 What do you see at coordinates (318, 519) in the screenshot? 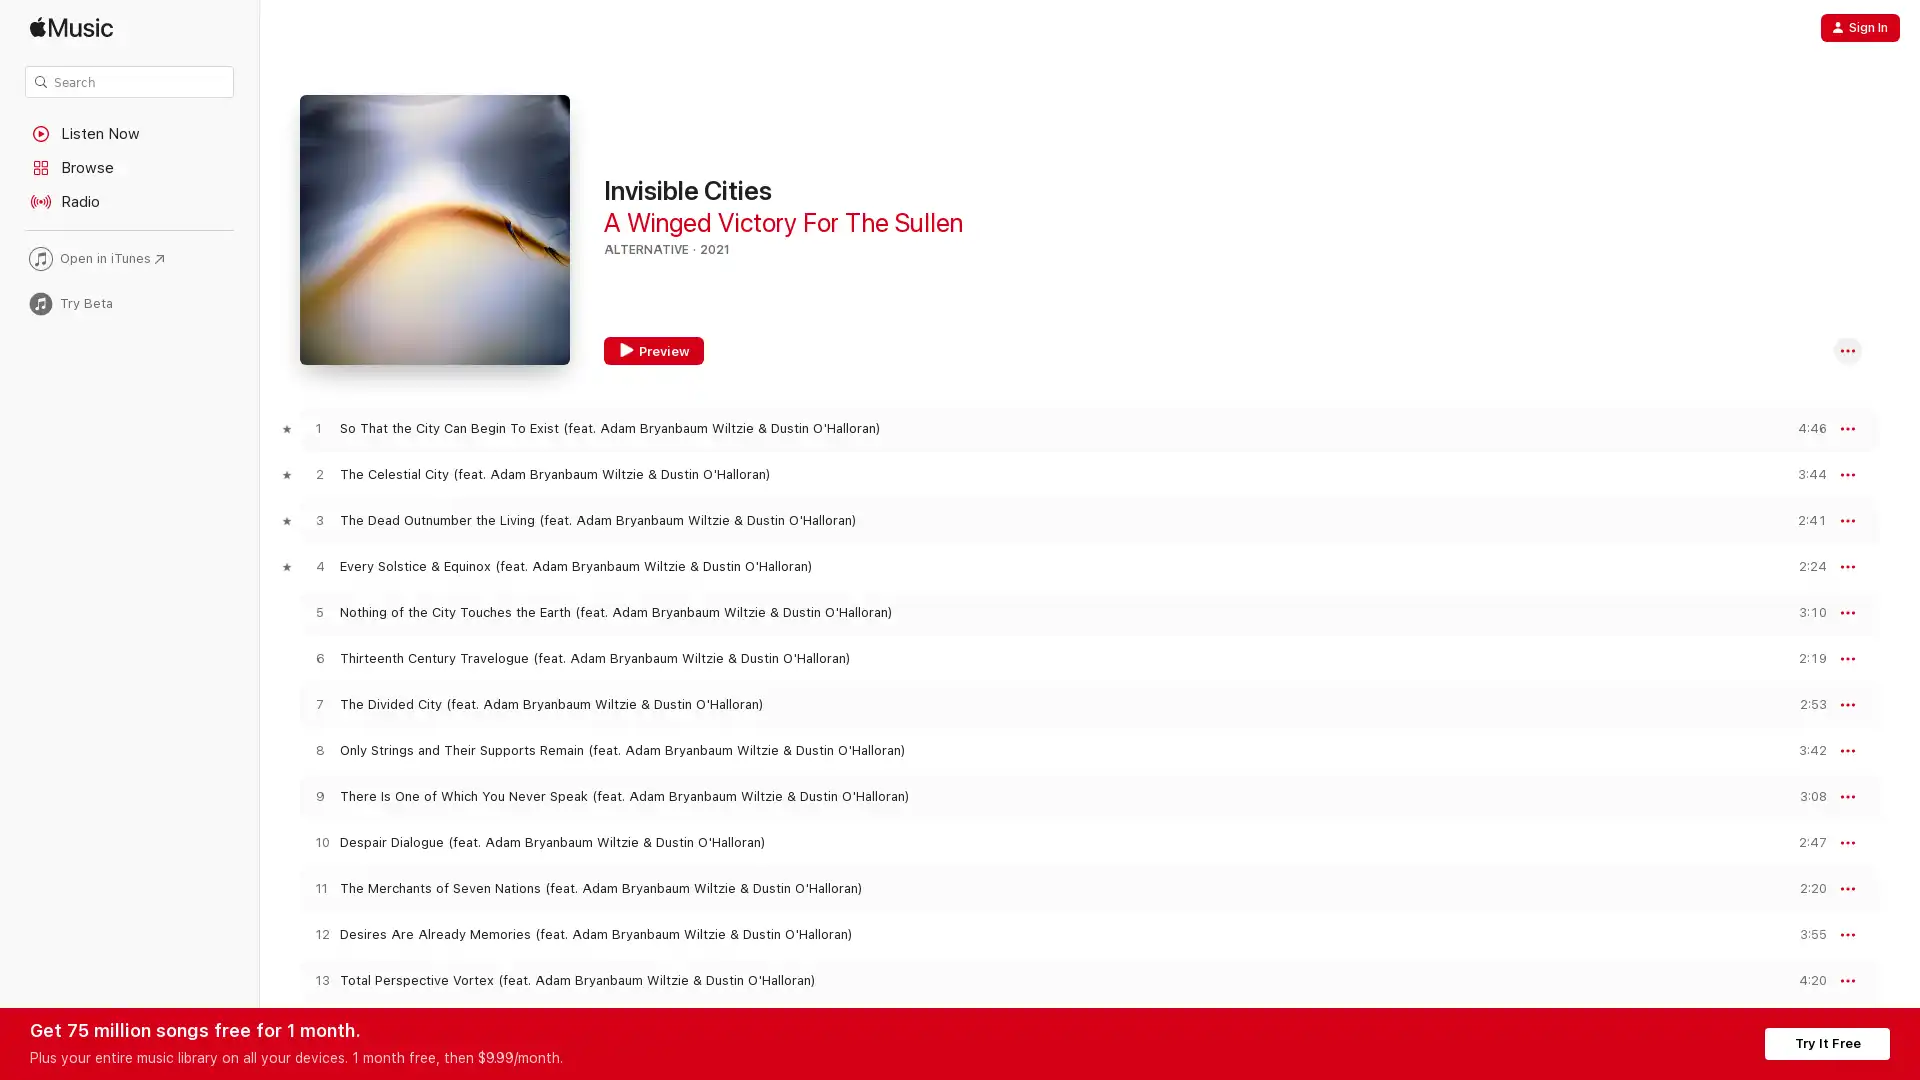
I see `Play` at bounding box center [318, 519].